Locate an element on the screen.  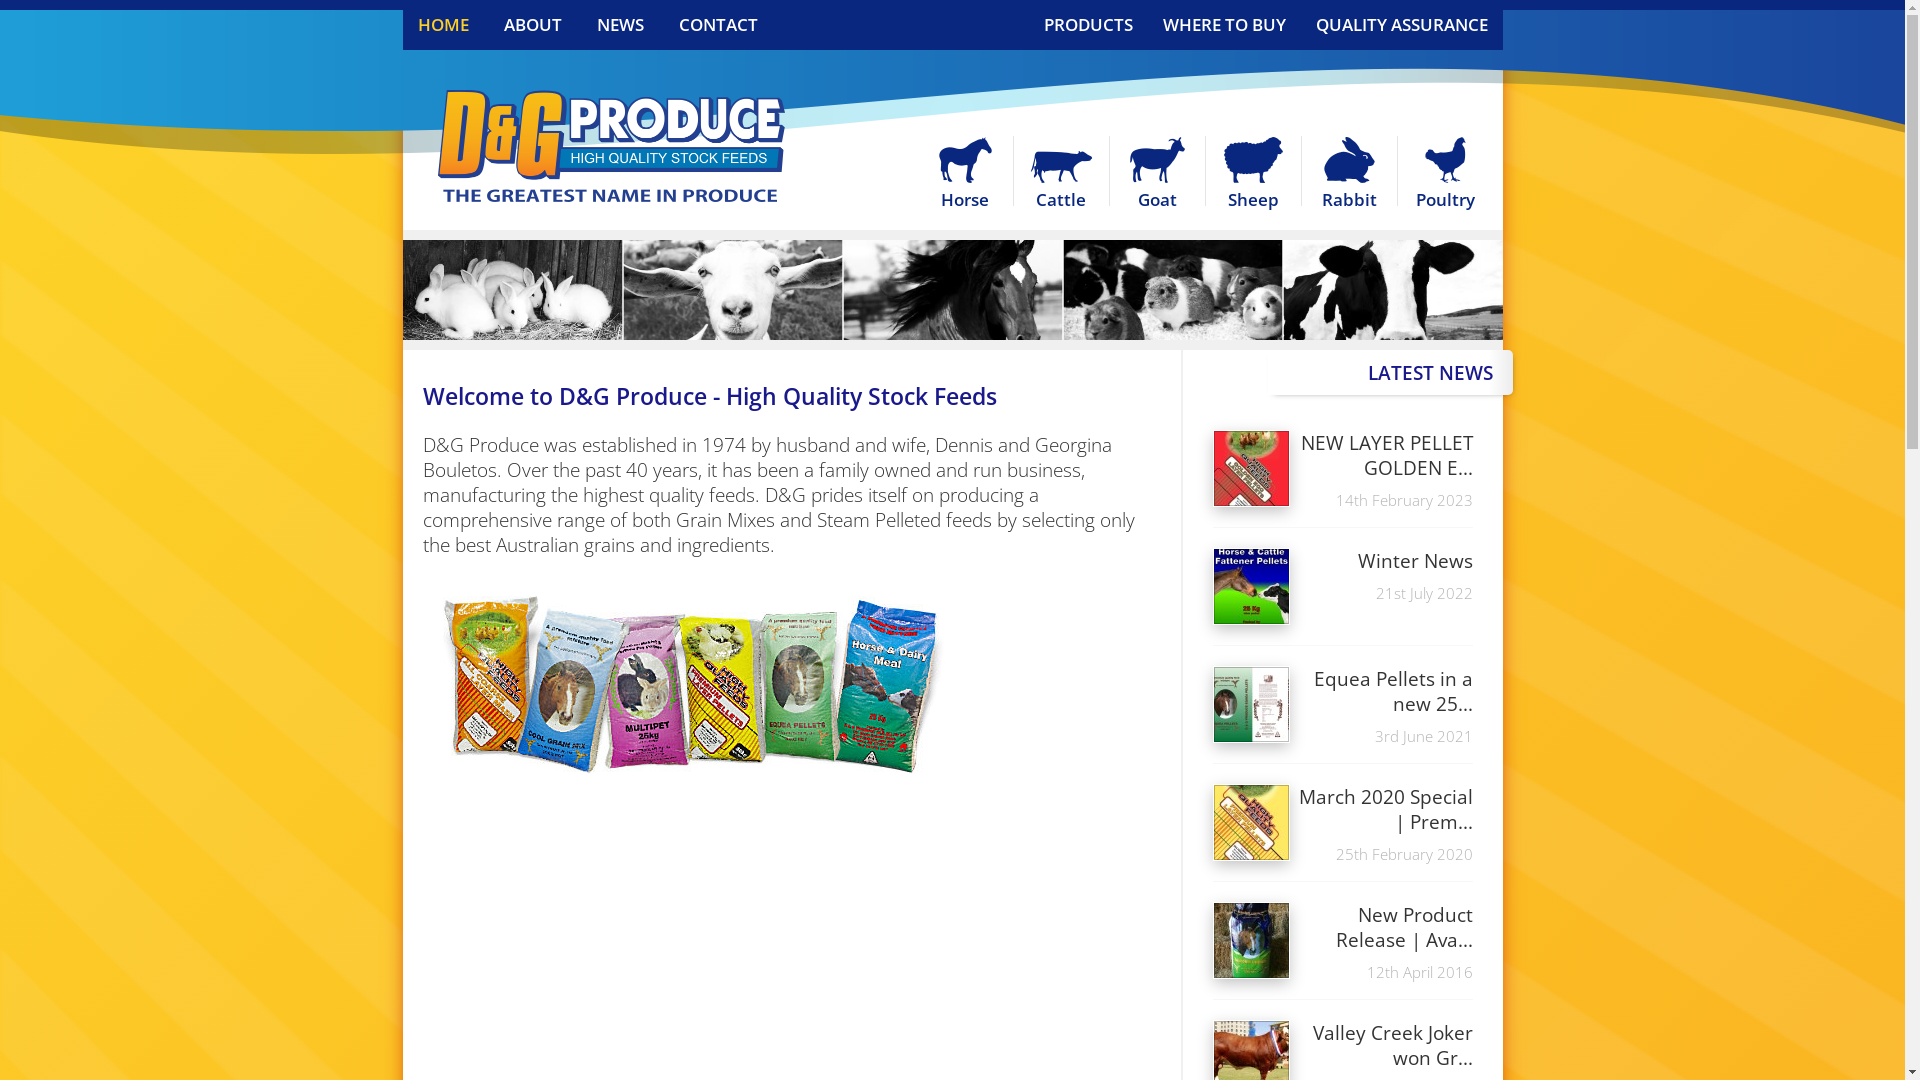
'HOME' is located at coordinates (442, 24).